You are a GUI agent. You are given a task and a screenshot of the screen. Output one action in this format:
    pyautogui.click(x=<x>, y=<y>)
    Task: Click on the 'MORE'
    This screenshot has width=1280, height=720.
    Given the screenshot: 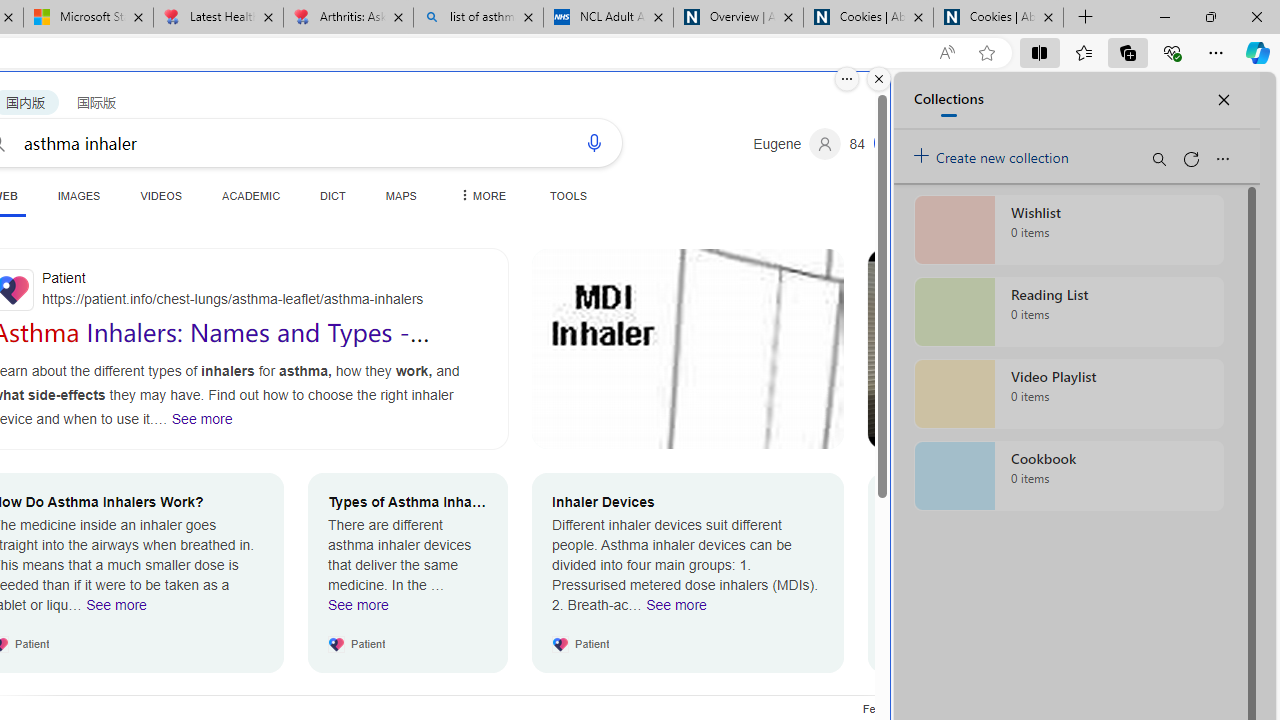 What is the action you would take?
    pyautogui.click(x=481, y=195)
    